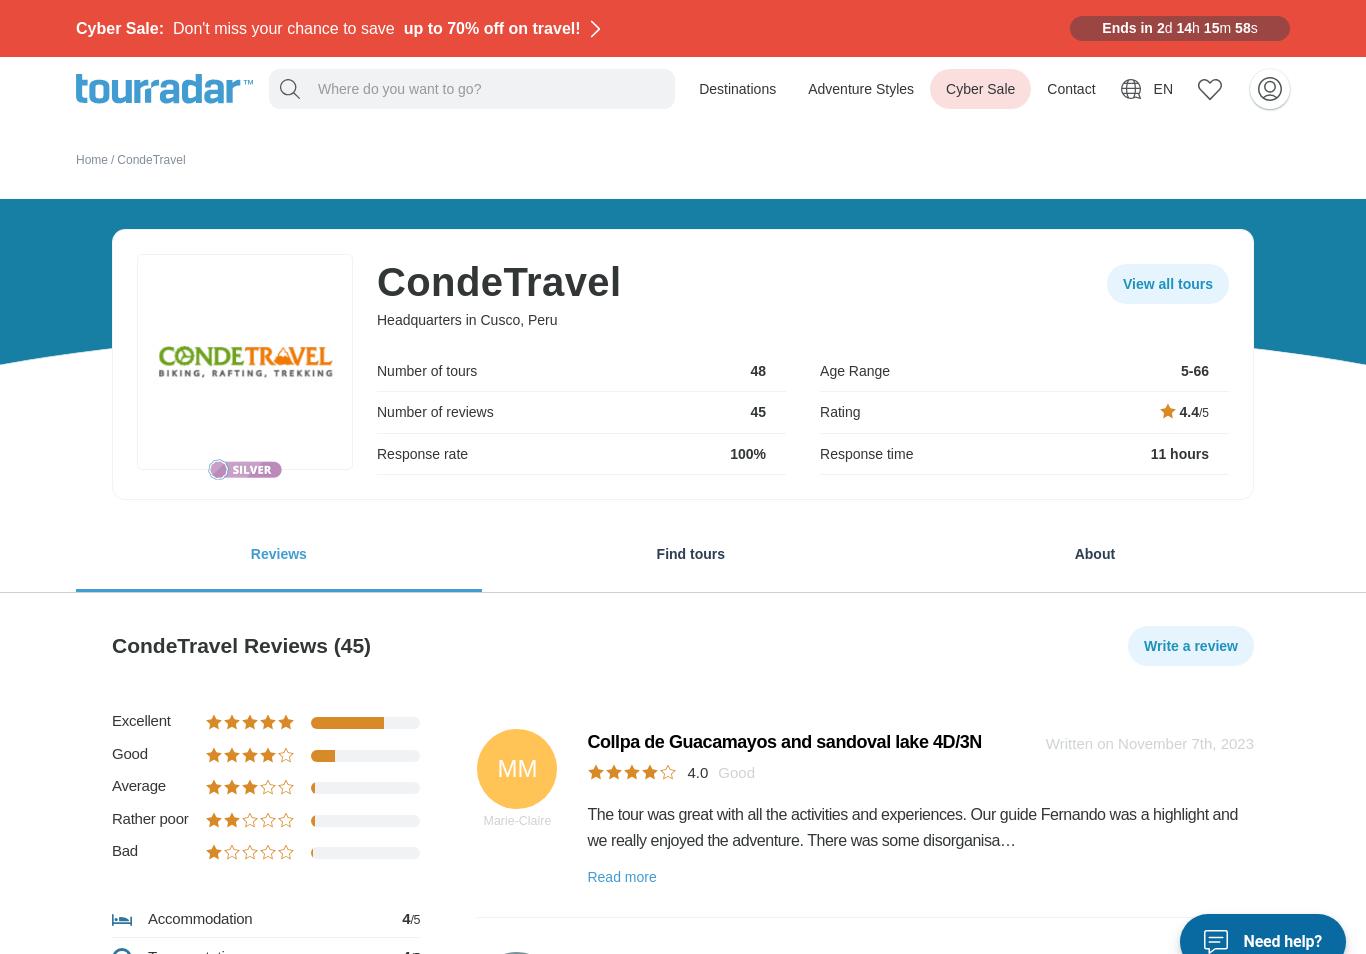 The image size is (1366, 954). Describe the element at coordinates (123, 850) in the screenshot. I see `'Bad'` at that location.